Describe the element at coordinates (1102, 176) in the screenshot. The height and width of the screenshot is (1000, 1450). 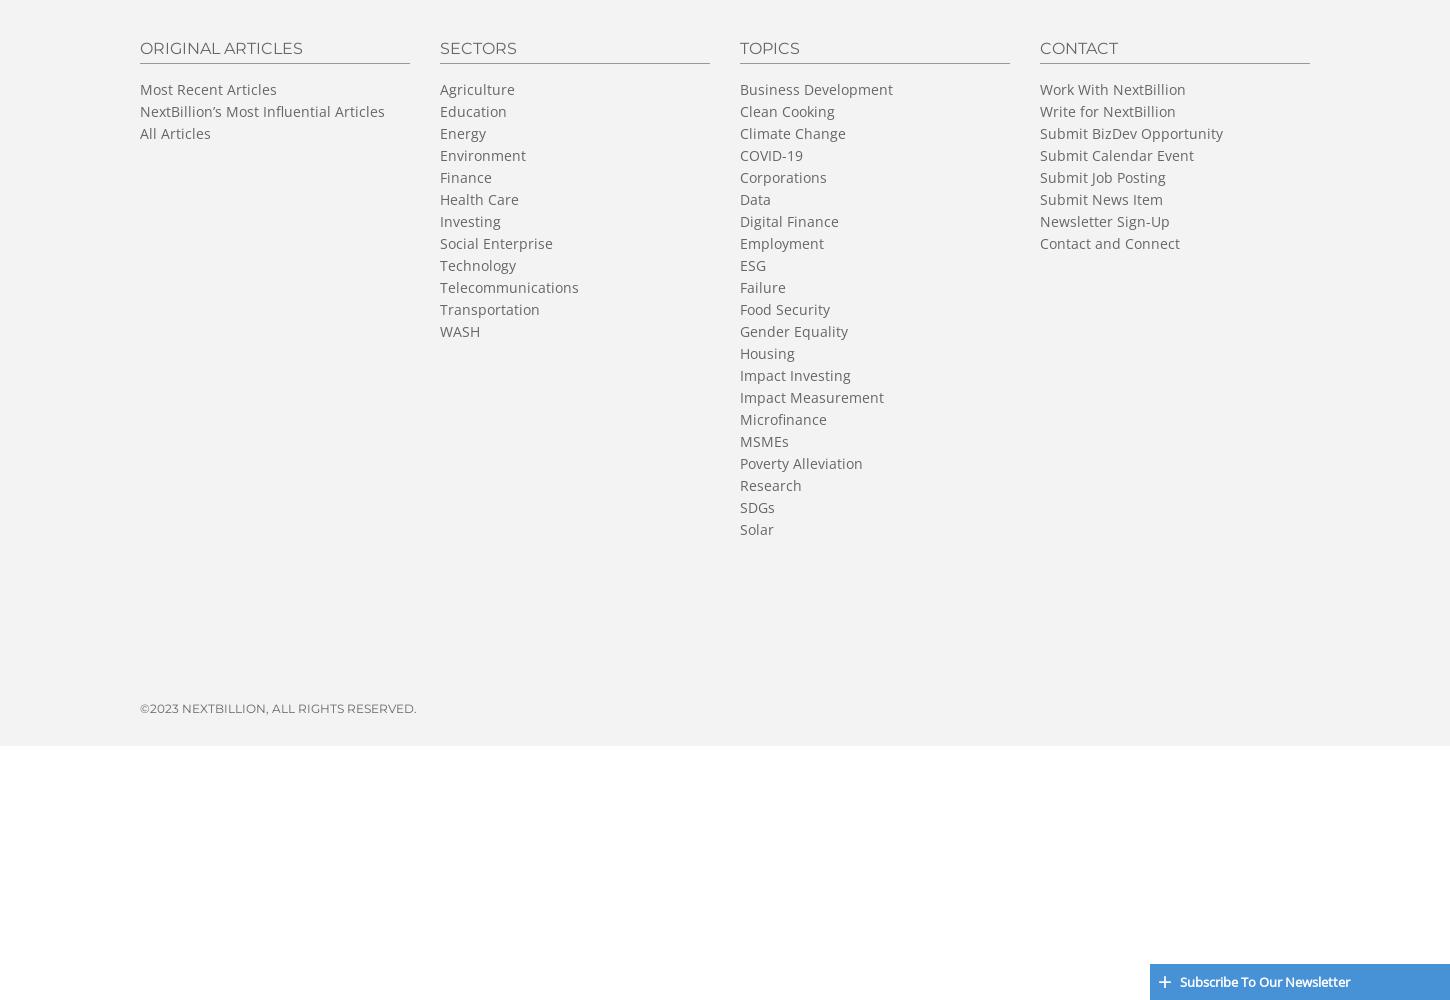
I see `'Submit Job Posting'` at that location.